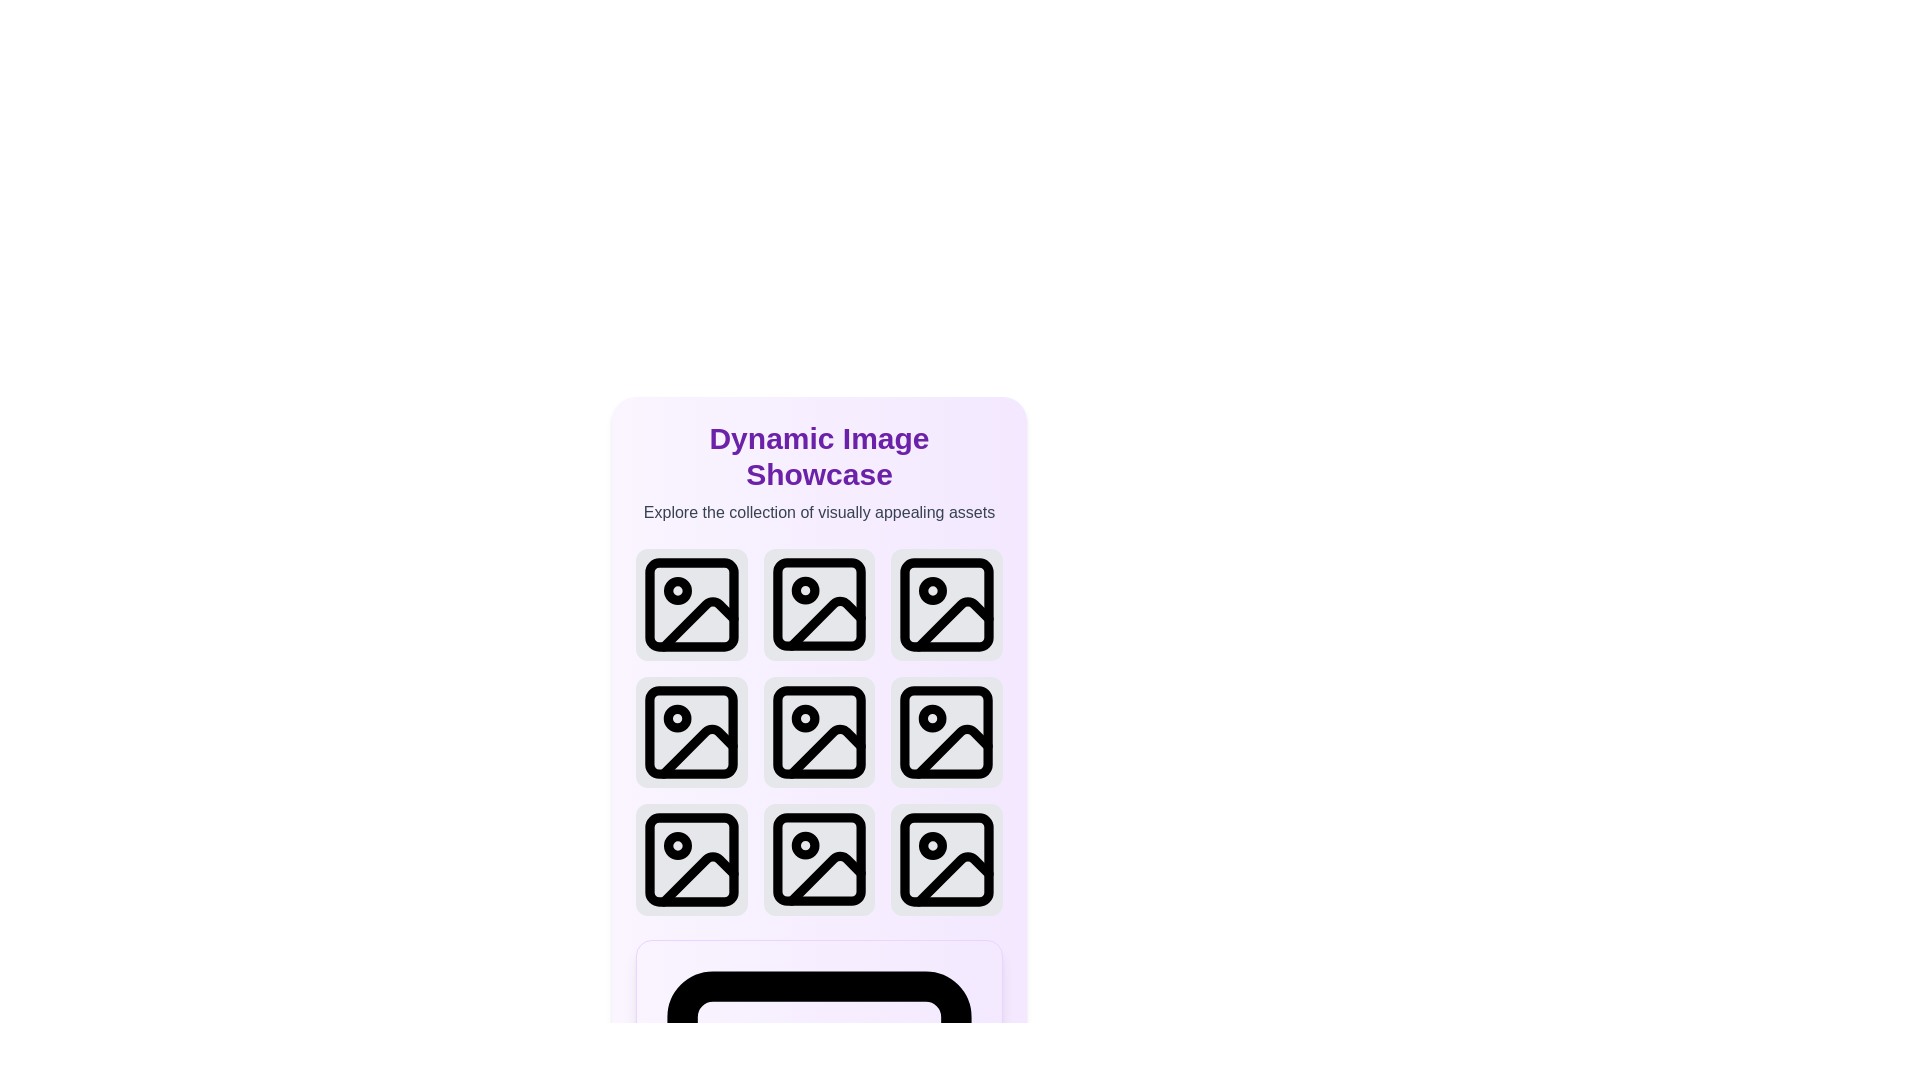  What do you see at coordinates (819, 732) in the screenshot?
I see `the small rectangle with rounded edges located in the top-left corner of the image placeholder icon in the second row of a 3x3 grid` at bounding box center [819, 732].